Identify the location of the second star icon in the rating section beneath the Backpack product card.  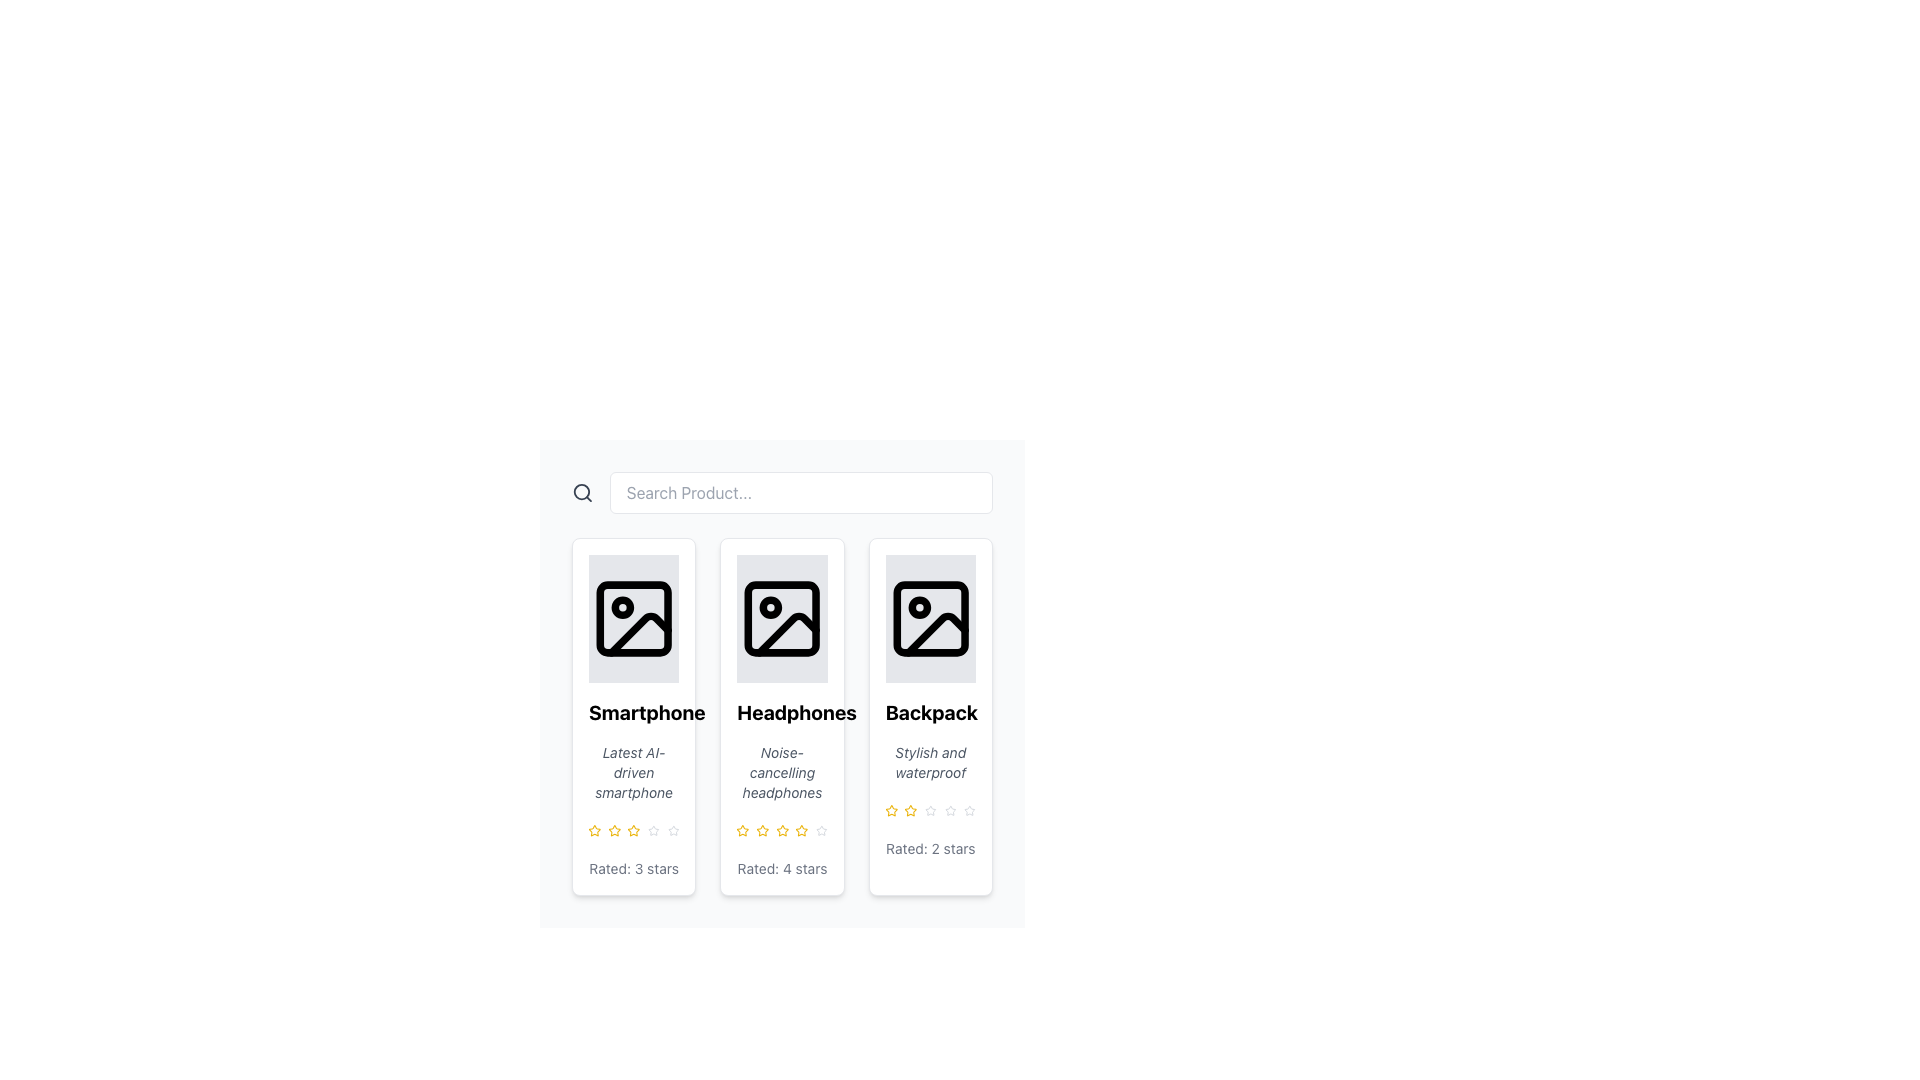
(890, 810).